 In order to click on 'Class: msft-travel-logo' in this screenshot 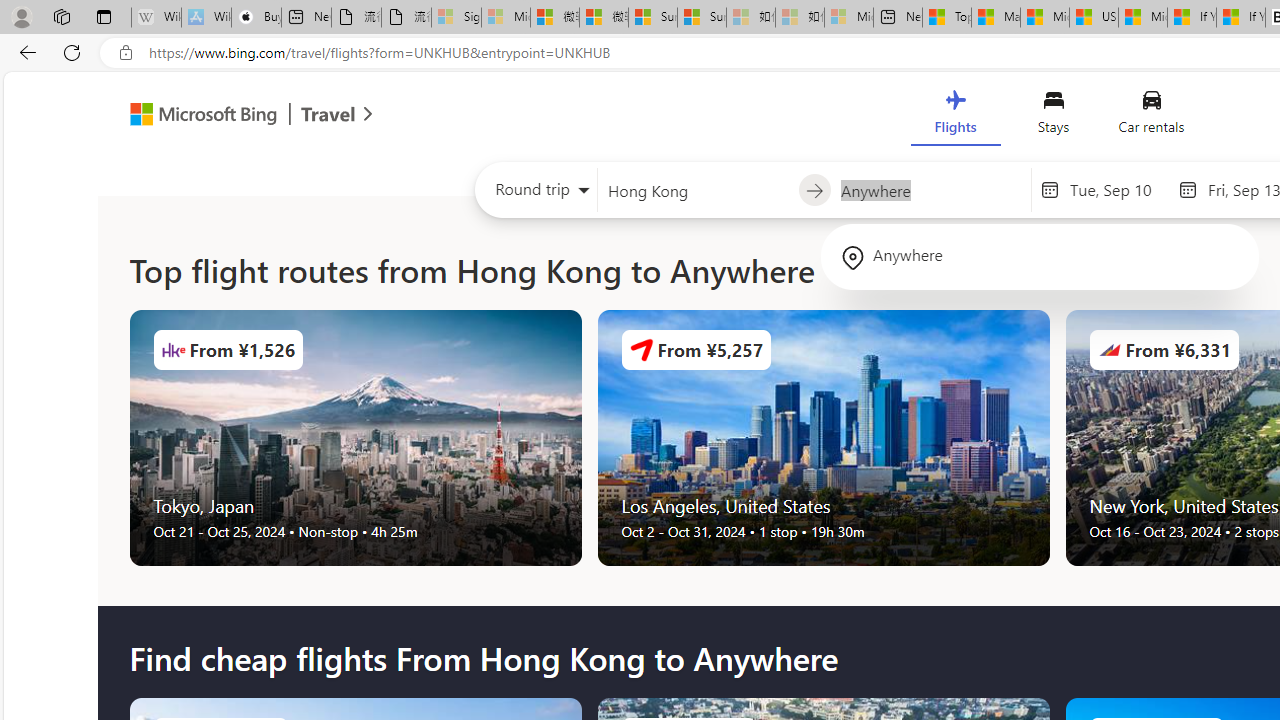, I will do `click(328, 114)`.